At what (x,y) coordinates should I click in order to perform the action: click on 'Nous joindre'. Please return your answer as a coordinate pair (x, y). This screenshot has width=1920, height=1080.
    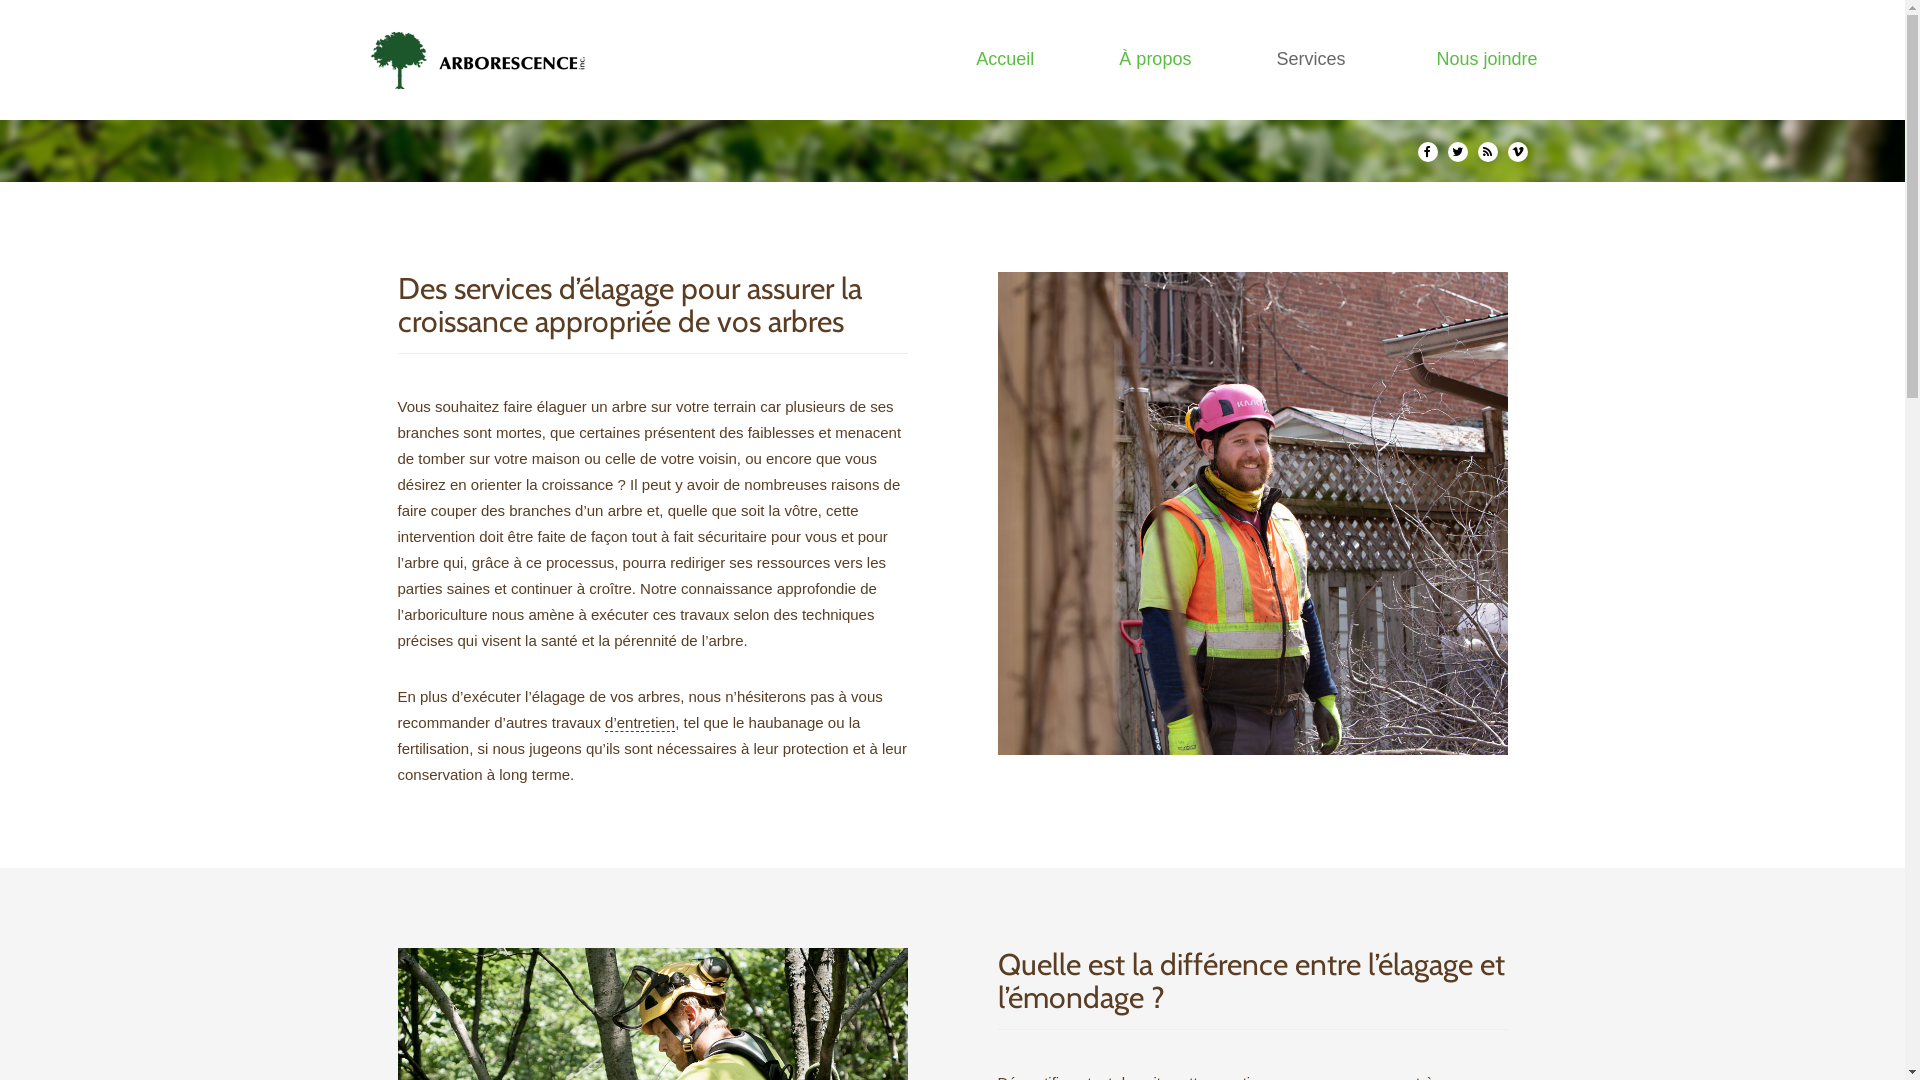
    Looking at the image, I should click on (1486, 58).